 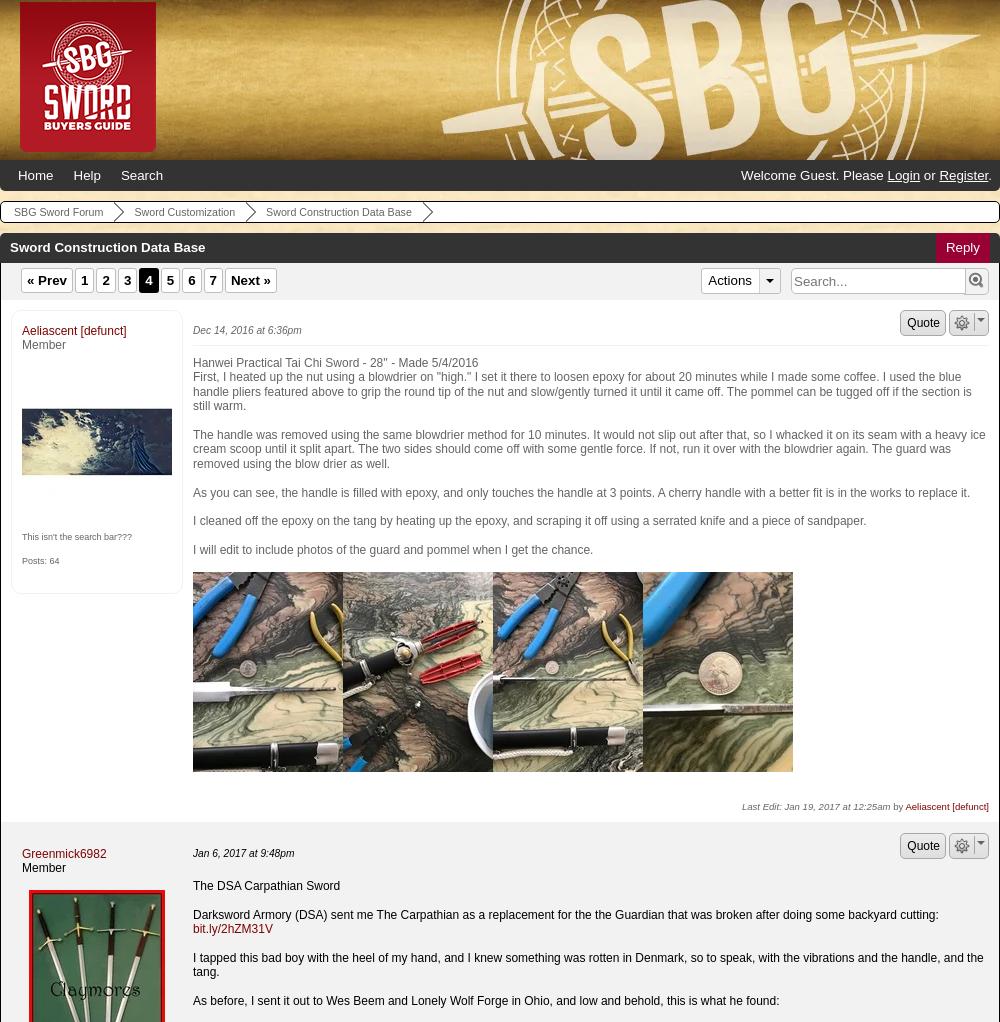 What do you see at coordinates (85, 174) in the screenshot?
I see `'Help'` at bounding box center [85, 174].